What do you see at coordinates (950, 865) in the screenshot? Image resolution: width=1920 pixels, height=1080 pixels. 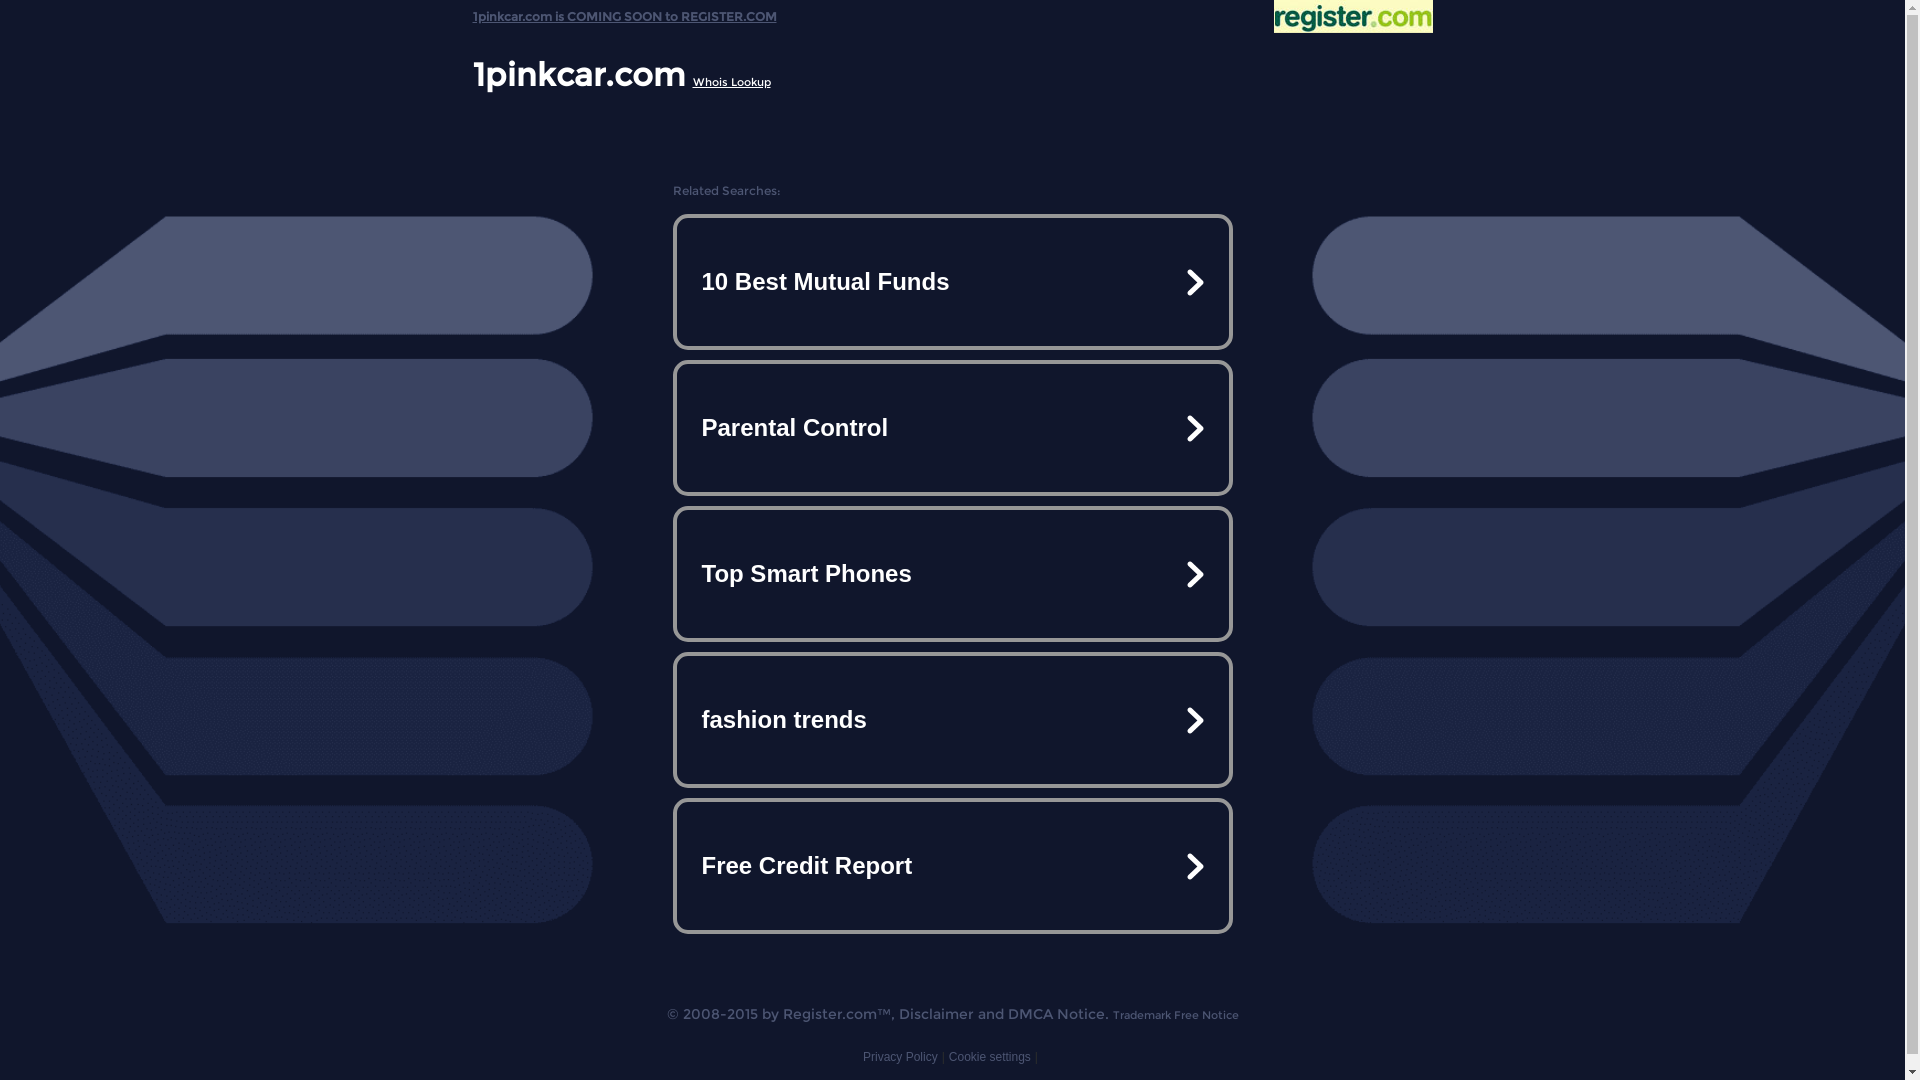 I see `'Free Credit Report'` at bounding box center [950, 865].